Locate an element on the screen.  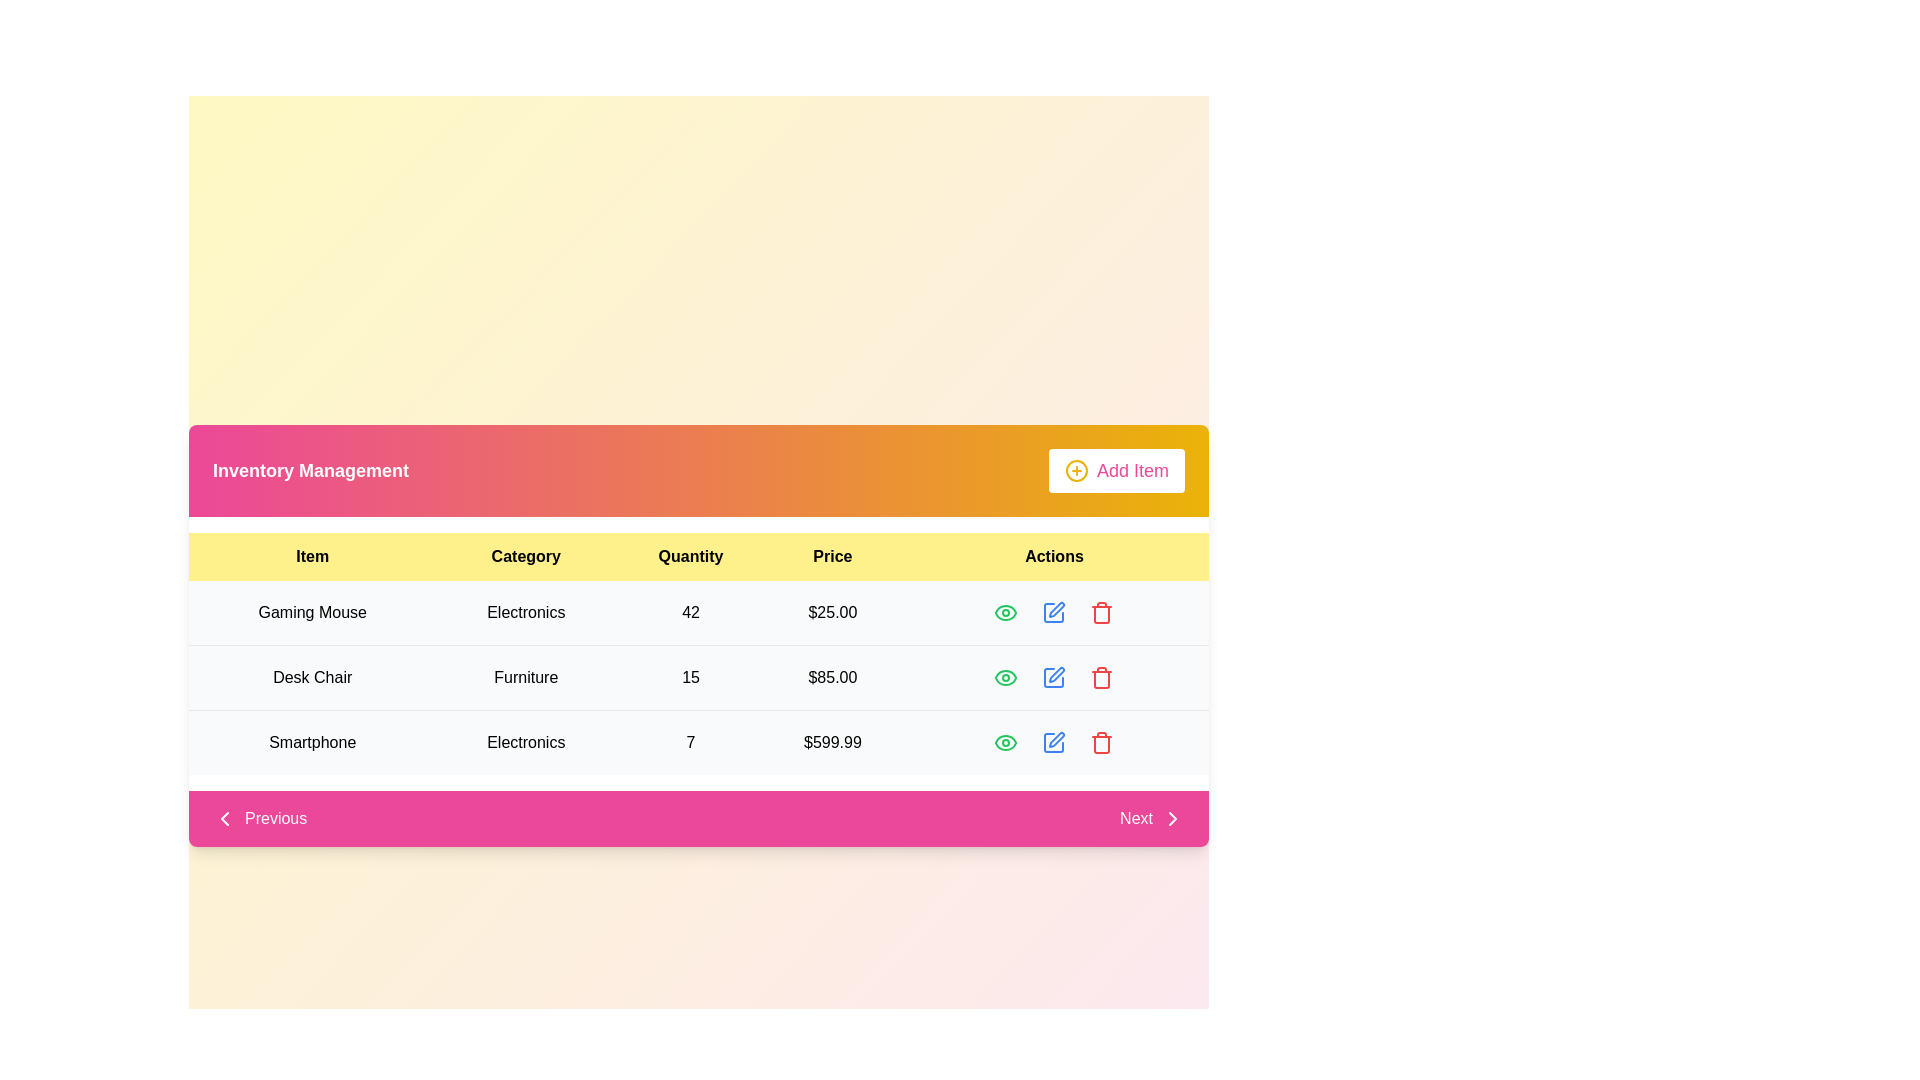
the delete button located in the last row of the table under the 'Actions' column, which is the third button in a horizontal arrangement after the 'view' and 'edit' buttons, to initiate deletion is located at coordinates (1101, 743).